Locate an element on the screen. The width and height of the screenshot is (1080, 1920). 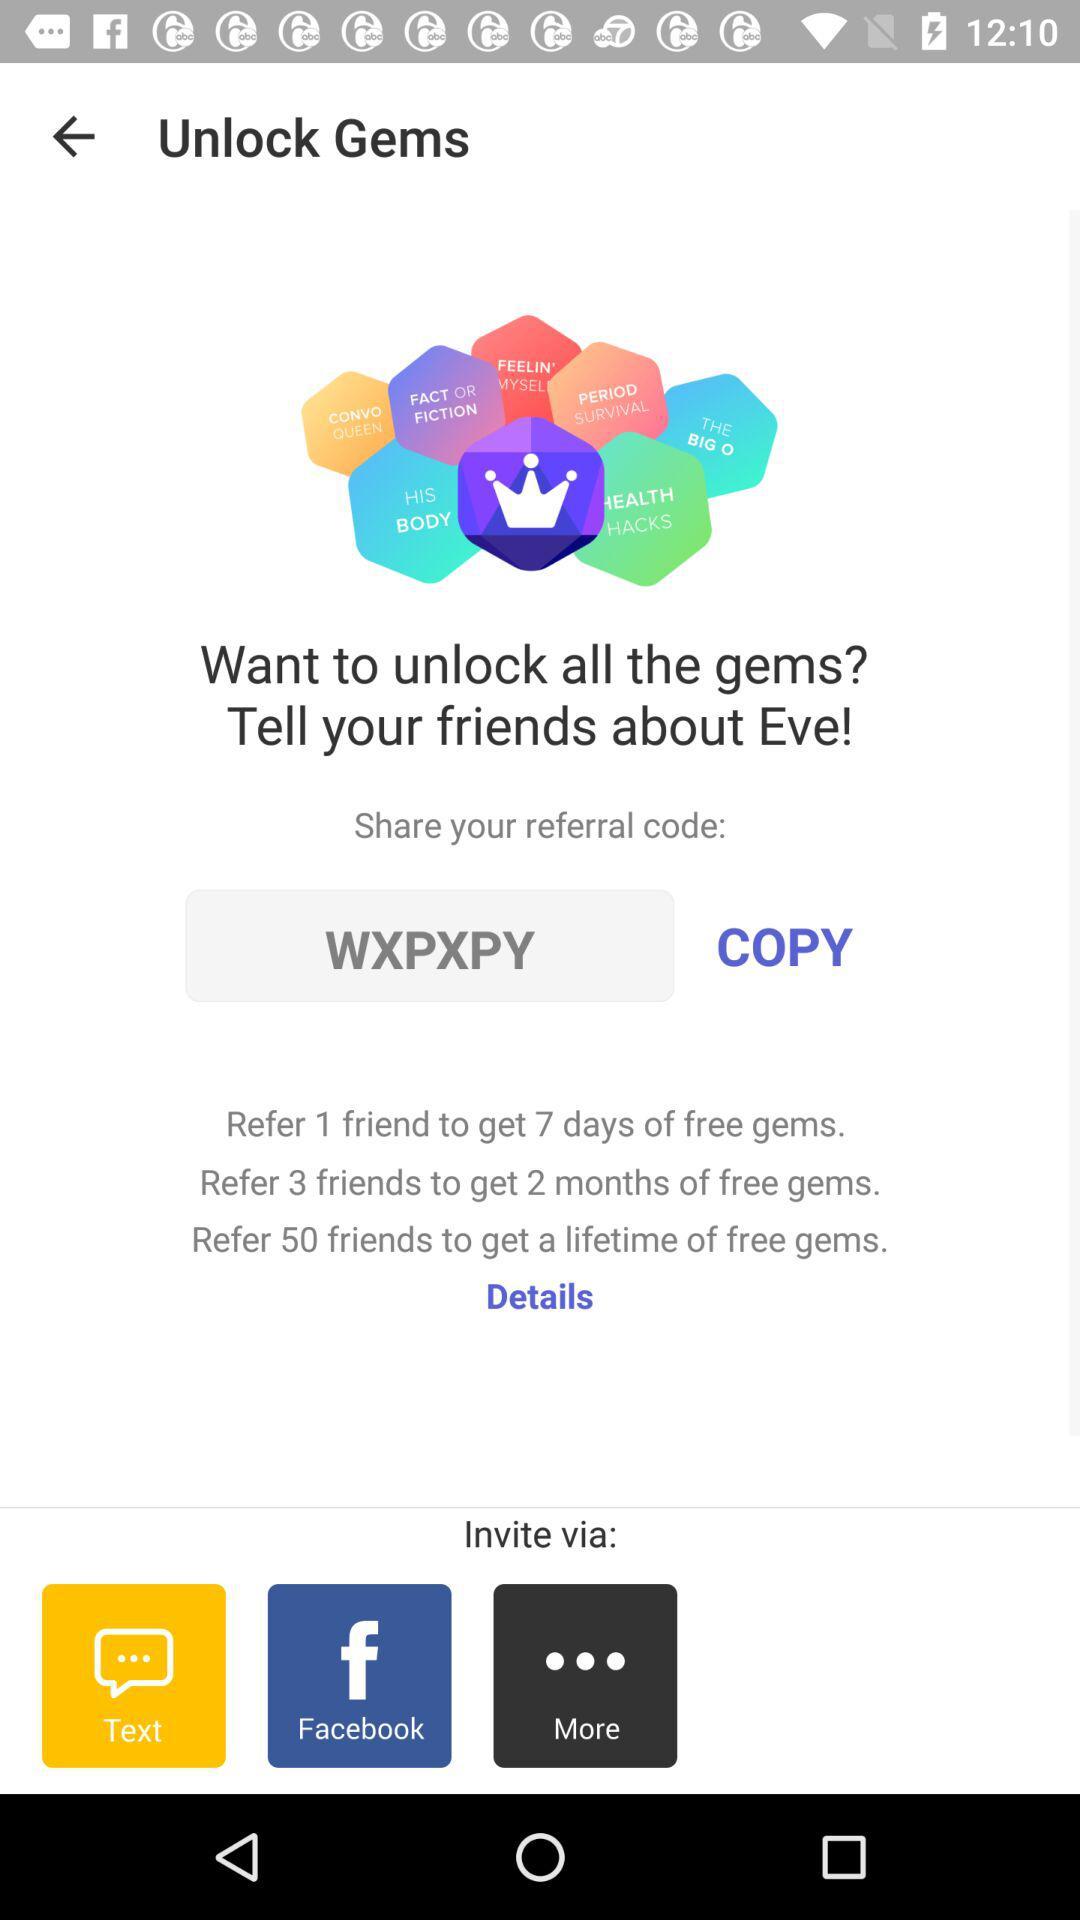
go back is located at coordinates (72, 135).